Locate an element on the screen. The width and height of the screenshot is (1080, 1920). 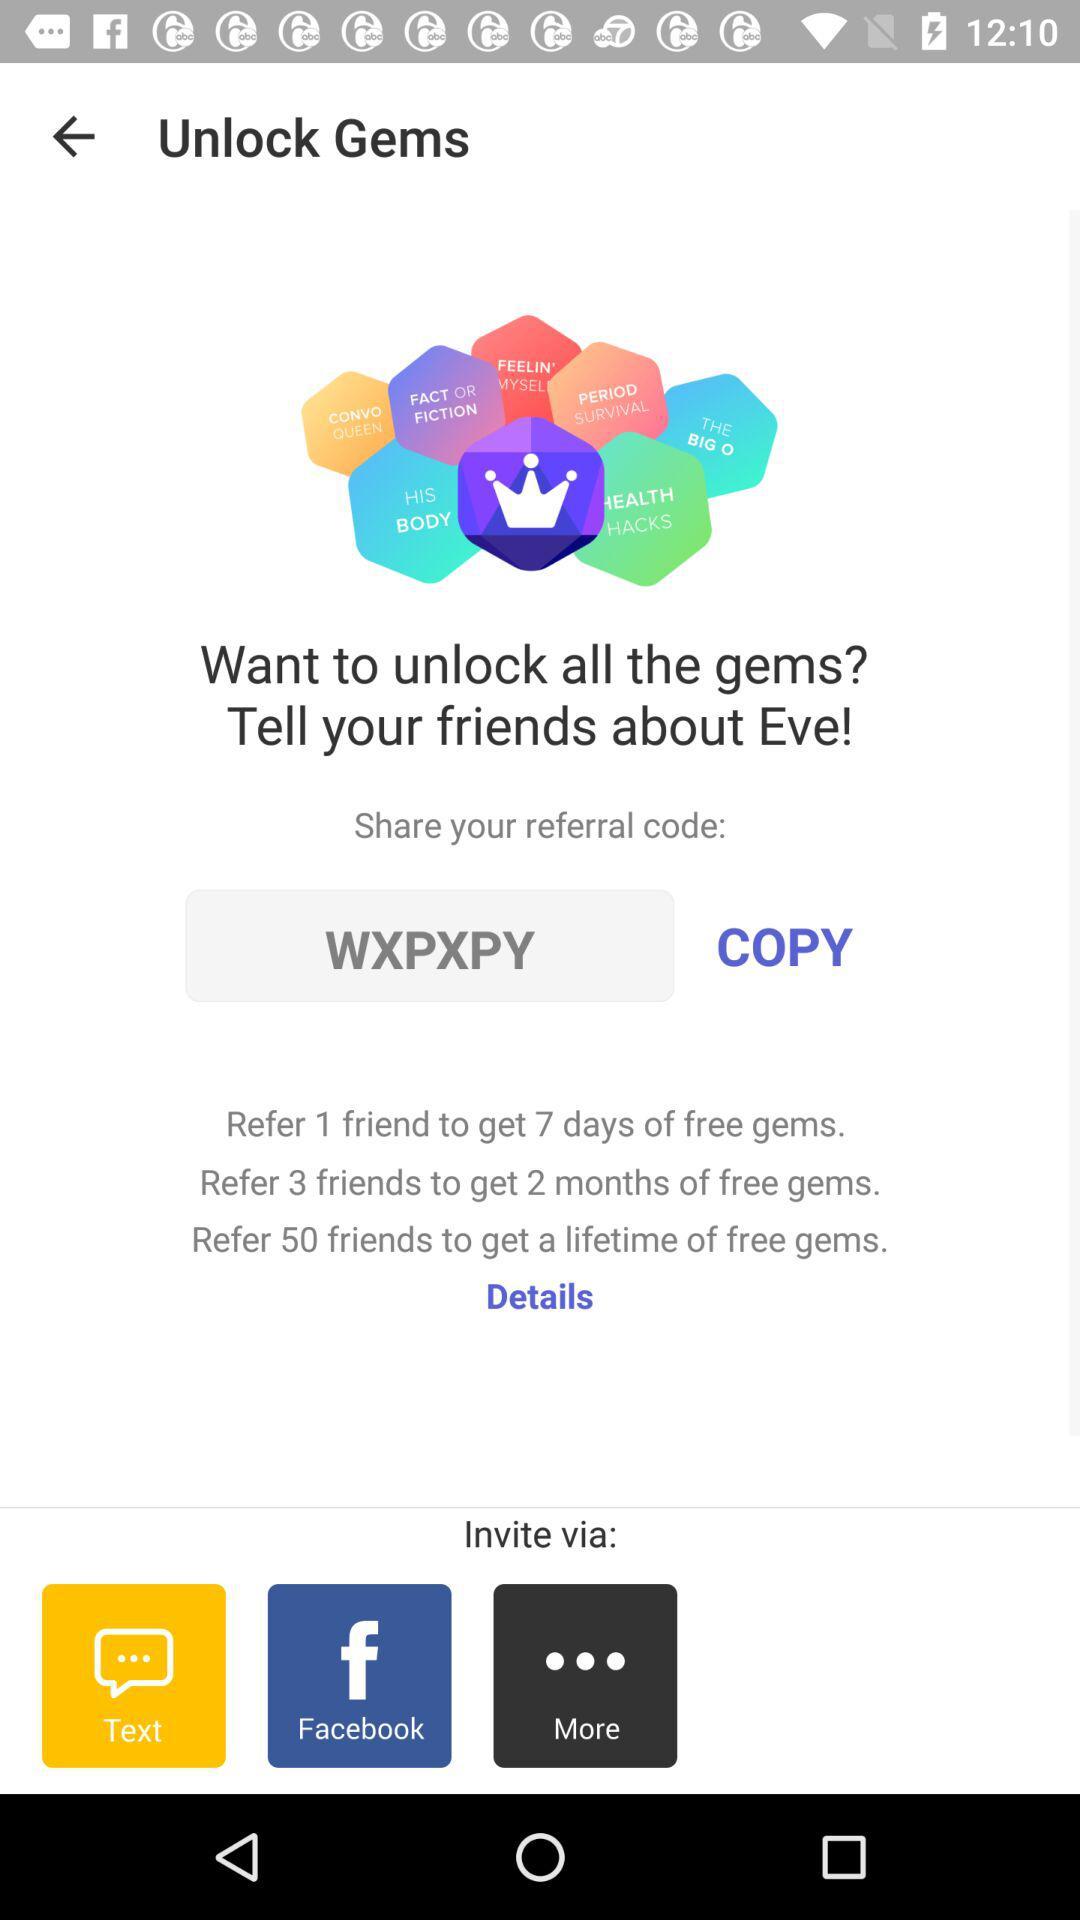
go back is located at coordinates (72, 135).